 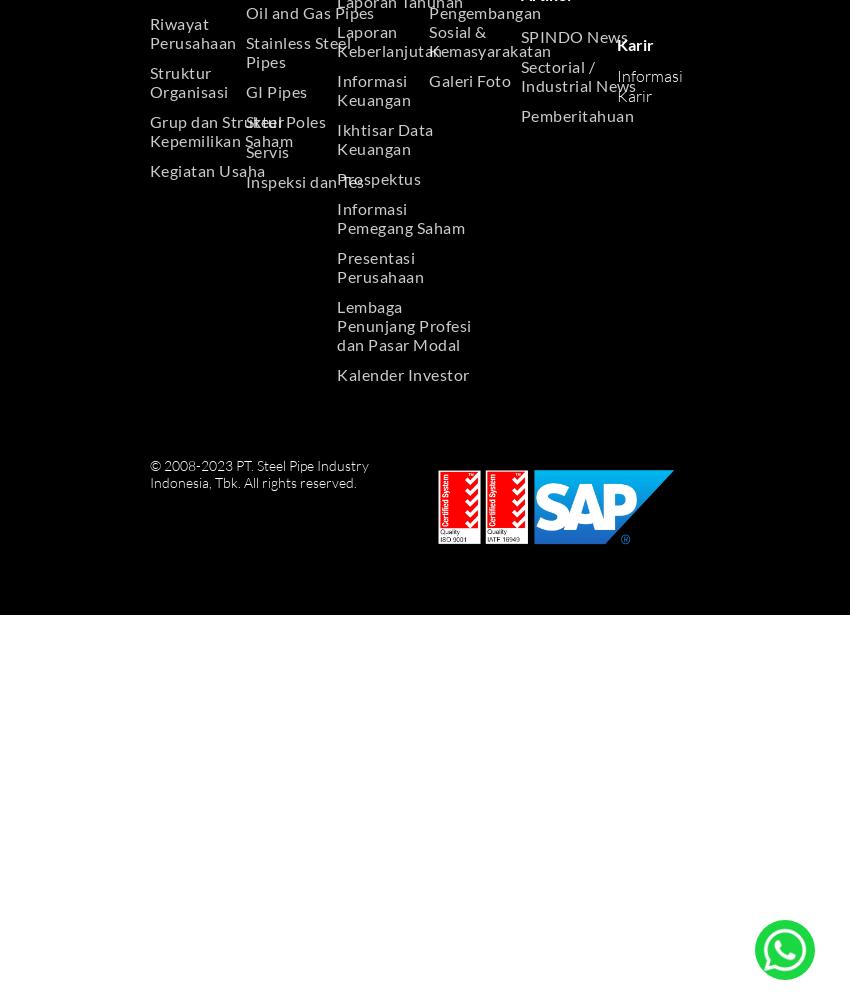 I want to click on 'Kegiatan Usaha', so click(x=206, y=169).